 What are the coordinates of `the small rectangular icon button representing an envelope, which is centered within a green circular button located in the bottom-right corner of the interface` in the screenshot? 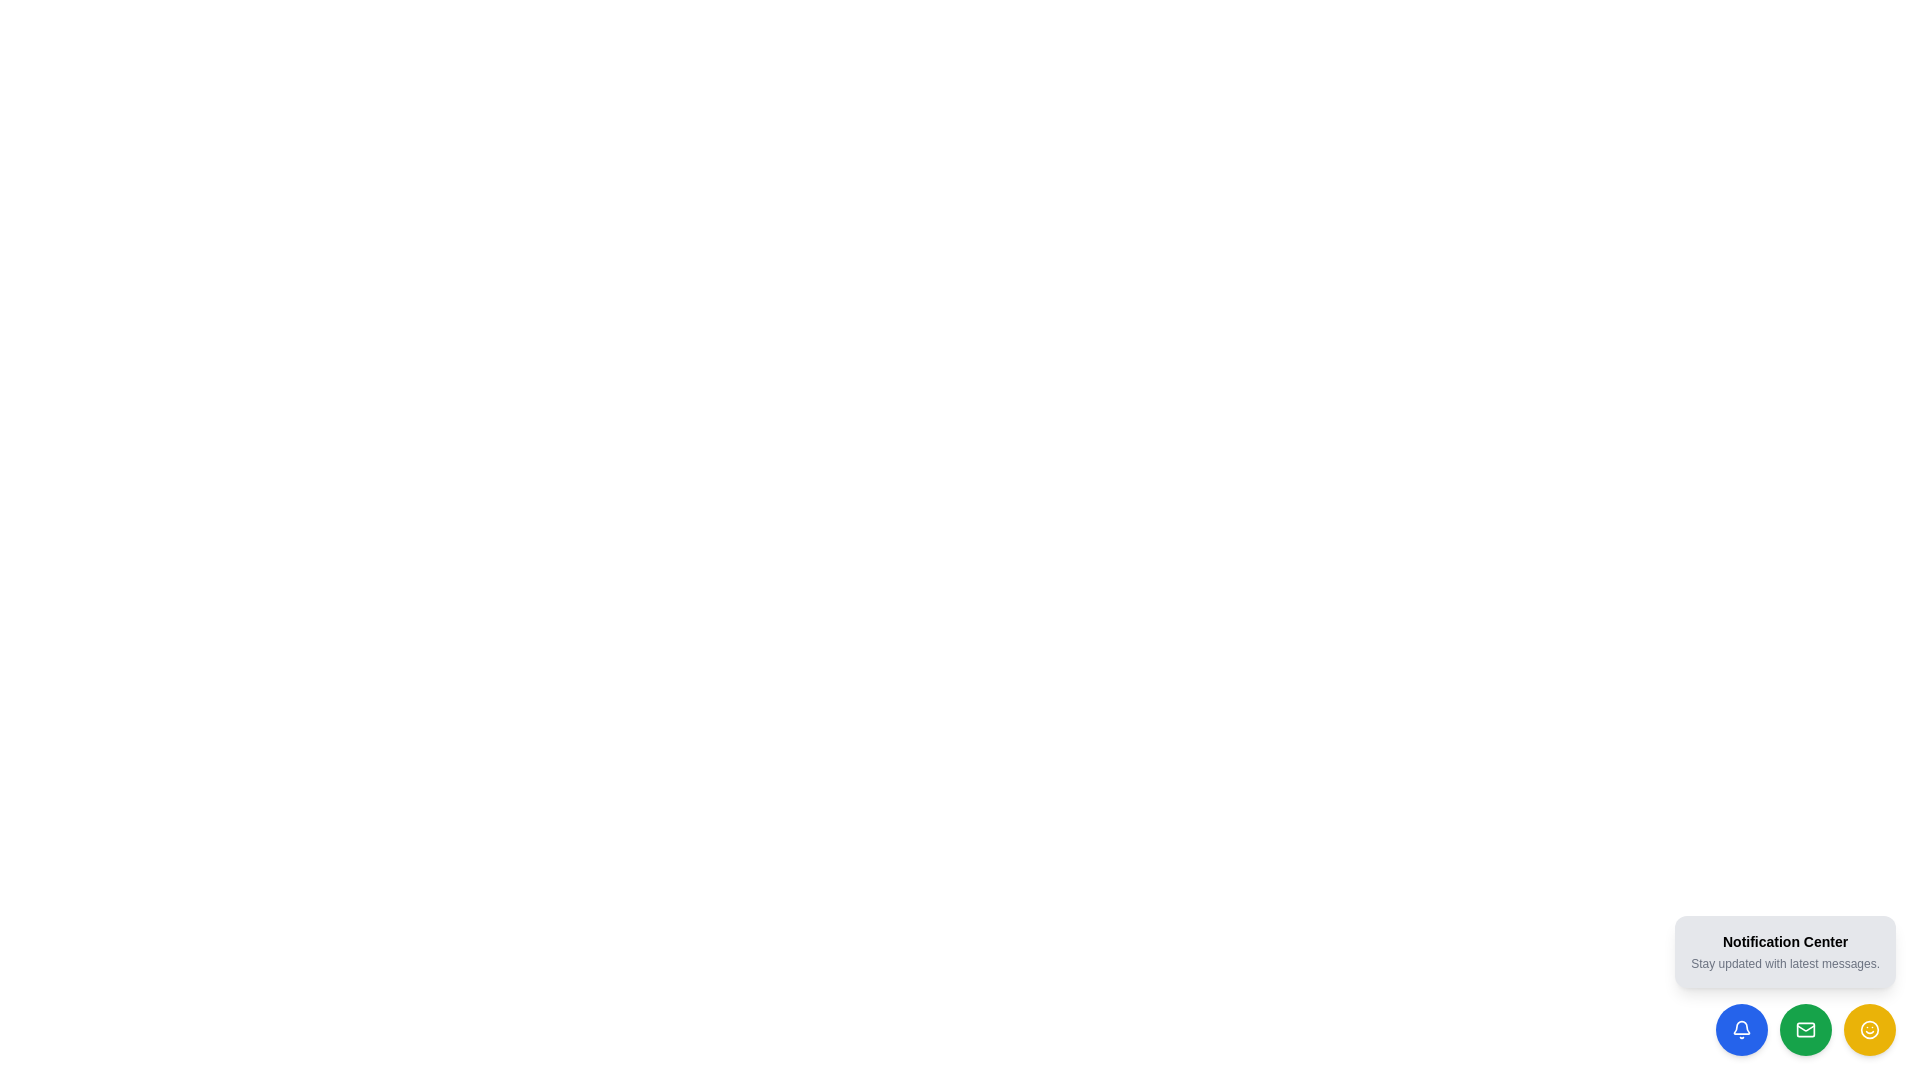 It's located at (1805, 1029).